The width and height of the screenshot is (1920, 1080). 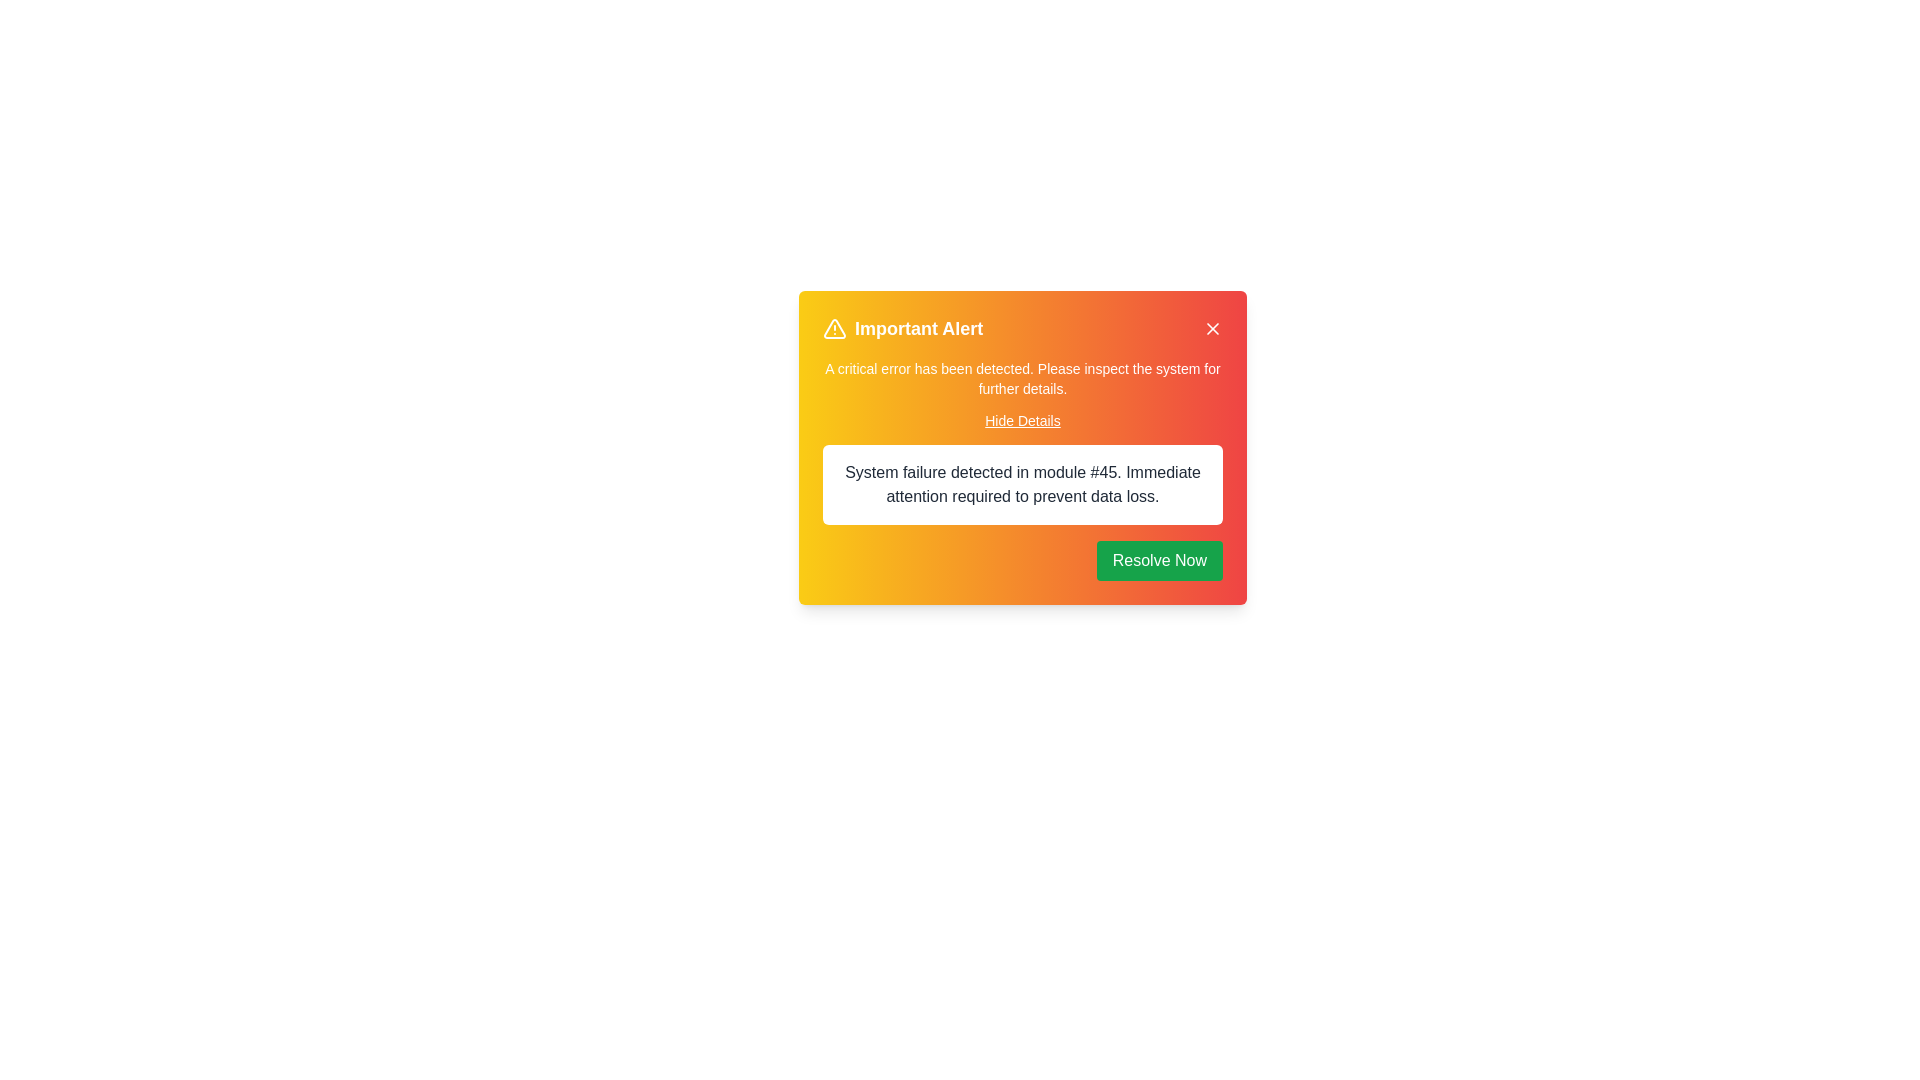 I want to click on the 'Hide Details' link to toggle the visibility of the details section, so click(x=1022, y=419).